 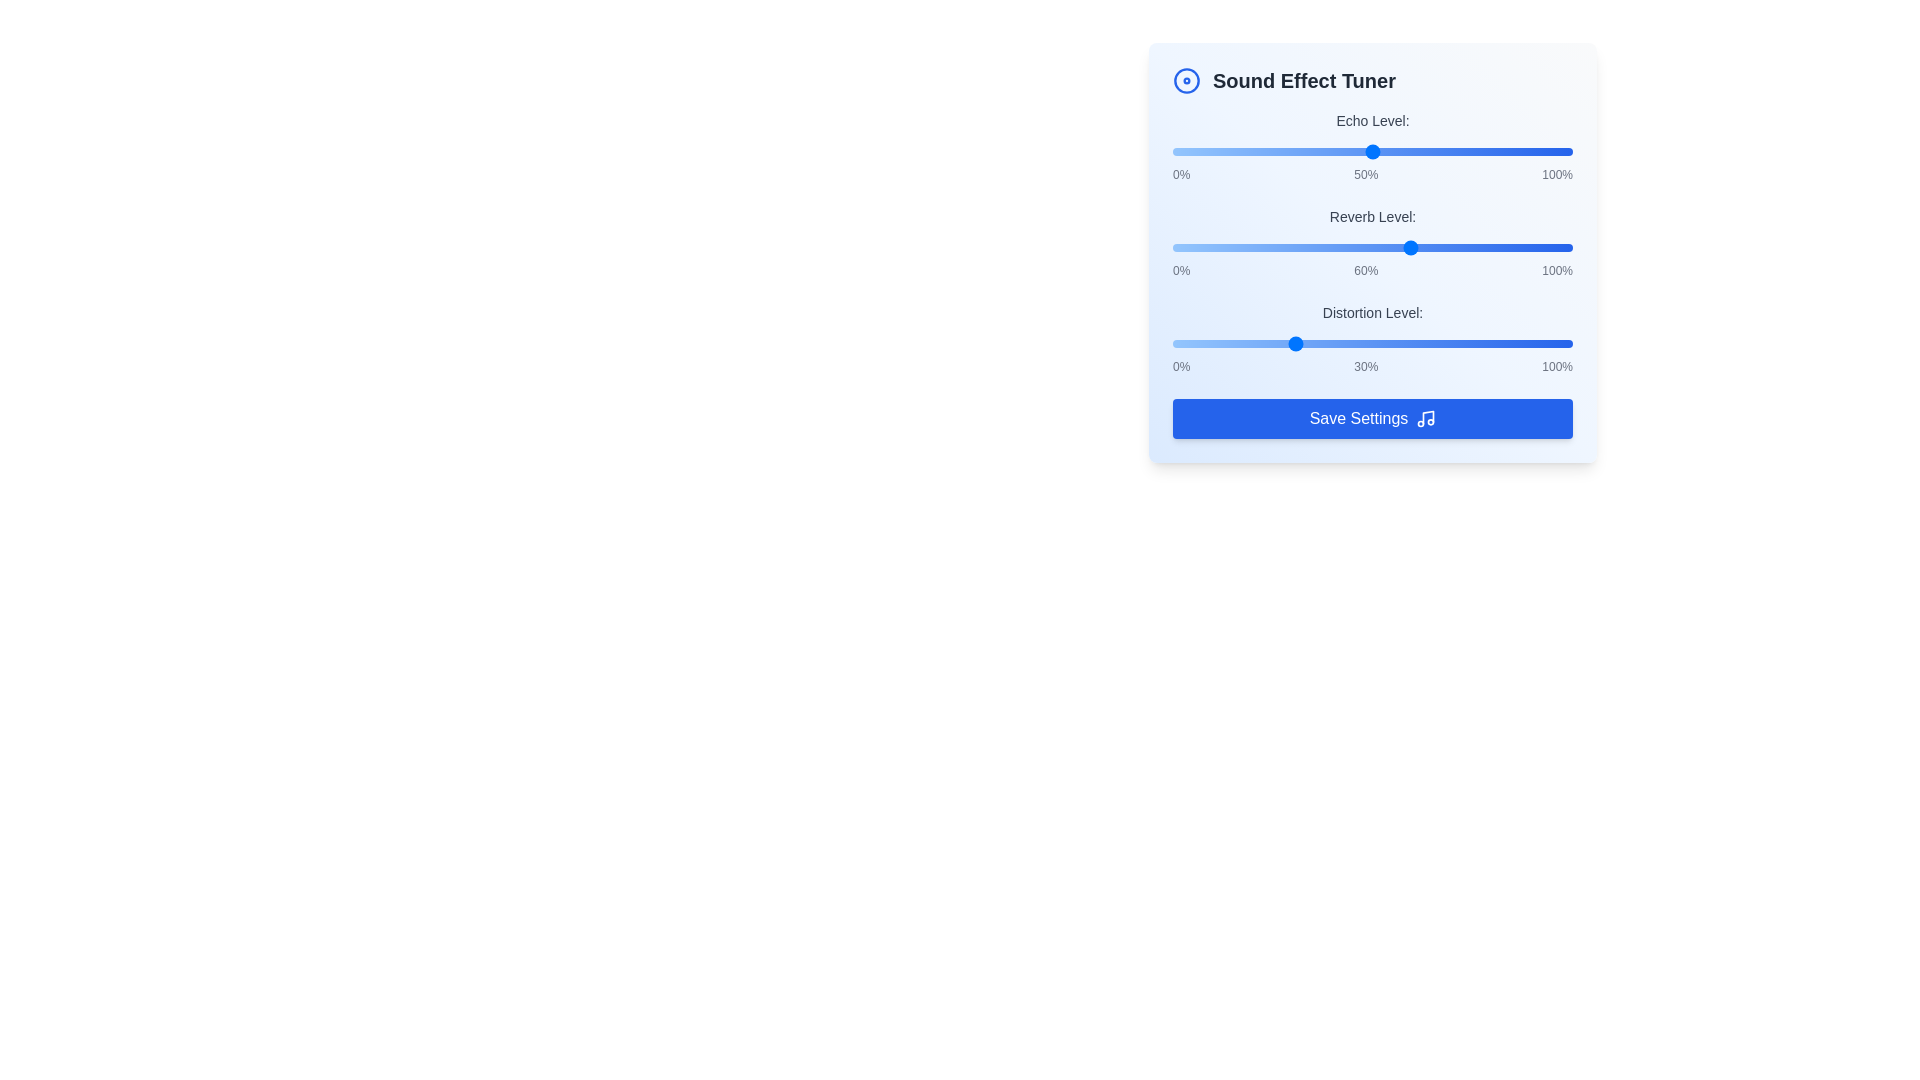 What do you see at coordinates (1460, 150) in the screenshot?
I see `the 'Echo Level' slider to 72%` at bounding box center [1460, 150].